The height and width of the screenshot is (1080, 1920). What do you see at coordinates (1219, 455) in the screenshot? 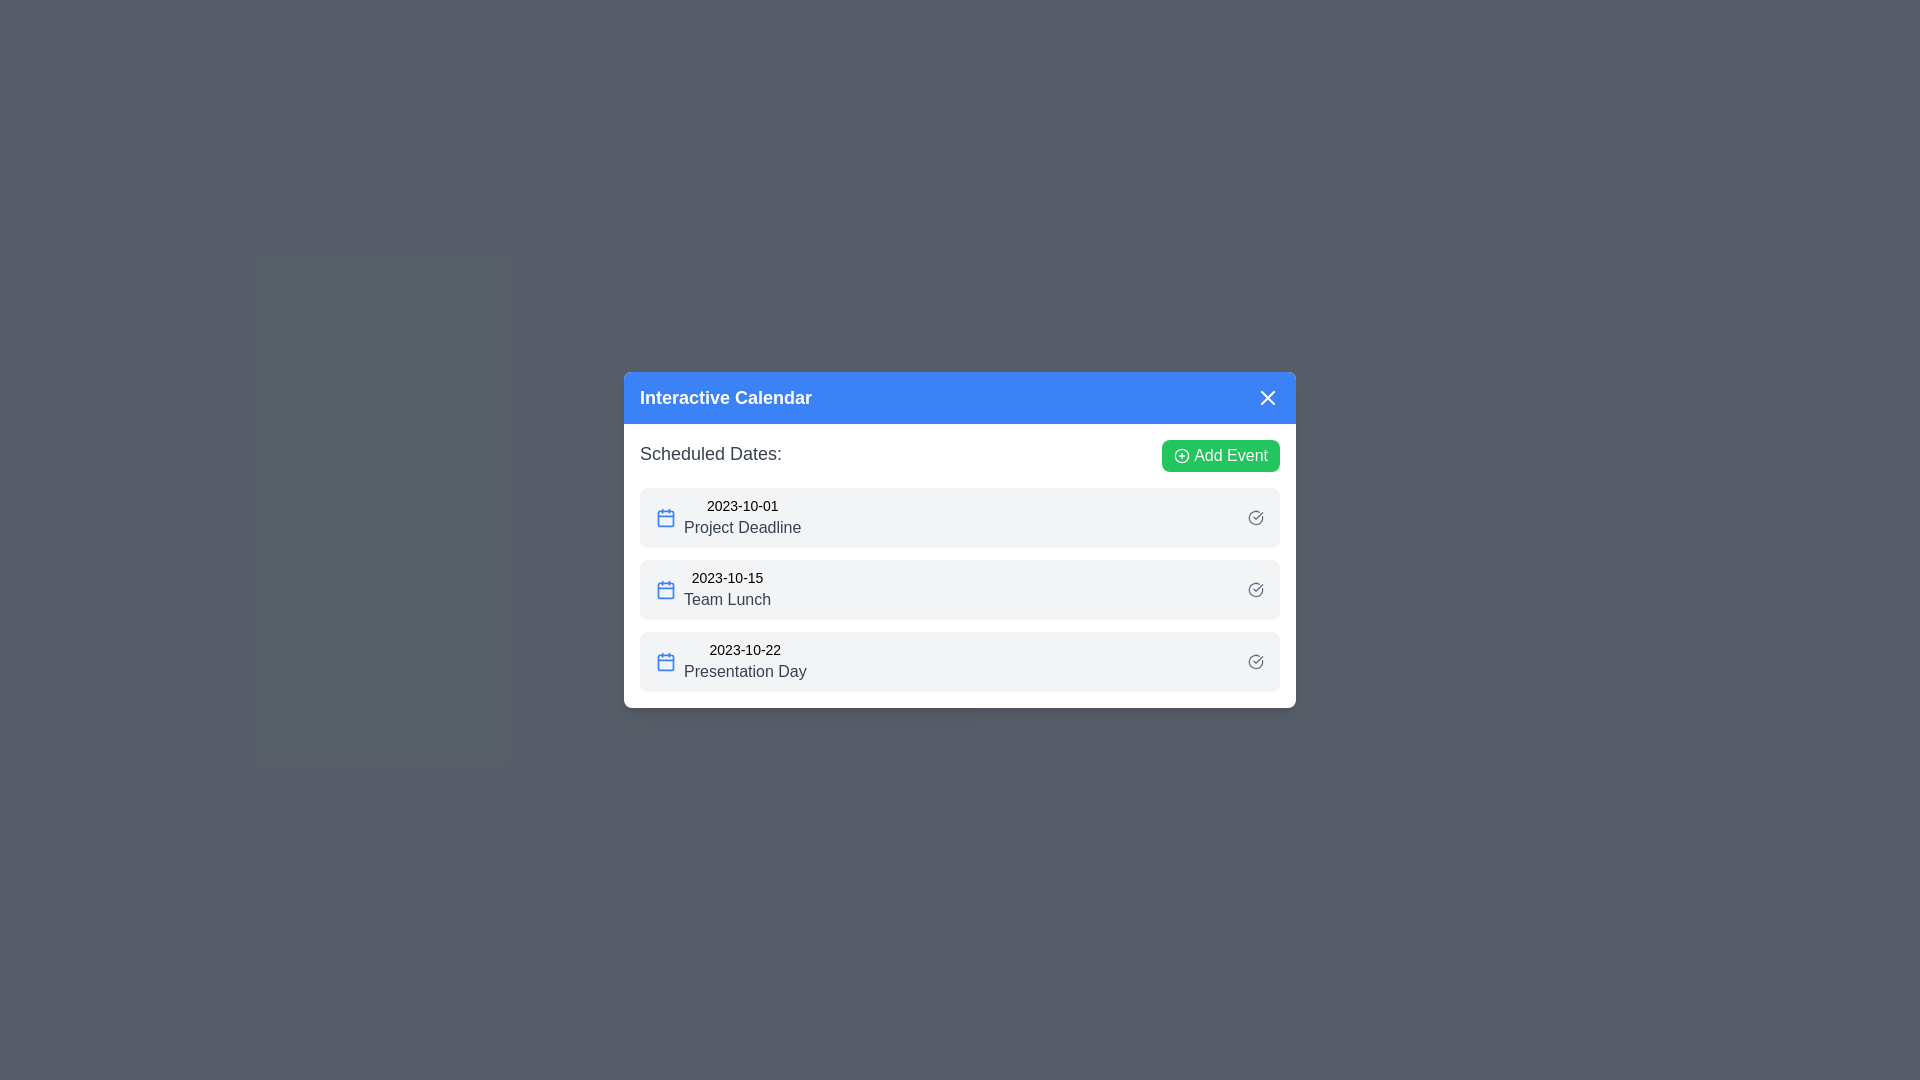
I see `the 'Add Event' button to open the event addition dialog` at bounding box center [1219, 455].